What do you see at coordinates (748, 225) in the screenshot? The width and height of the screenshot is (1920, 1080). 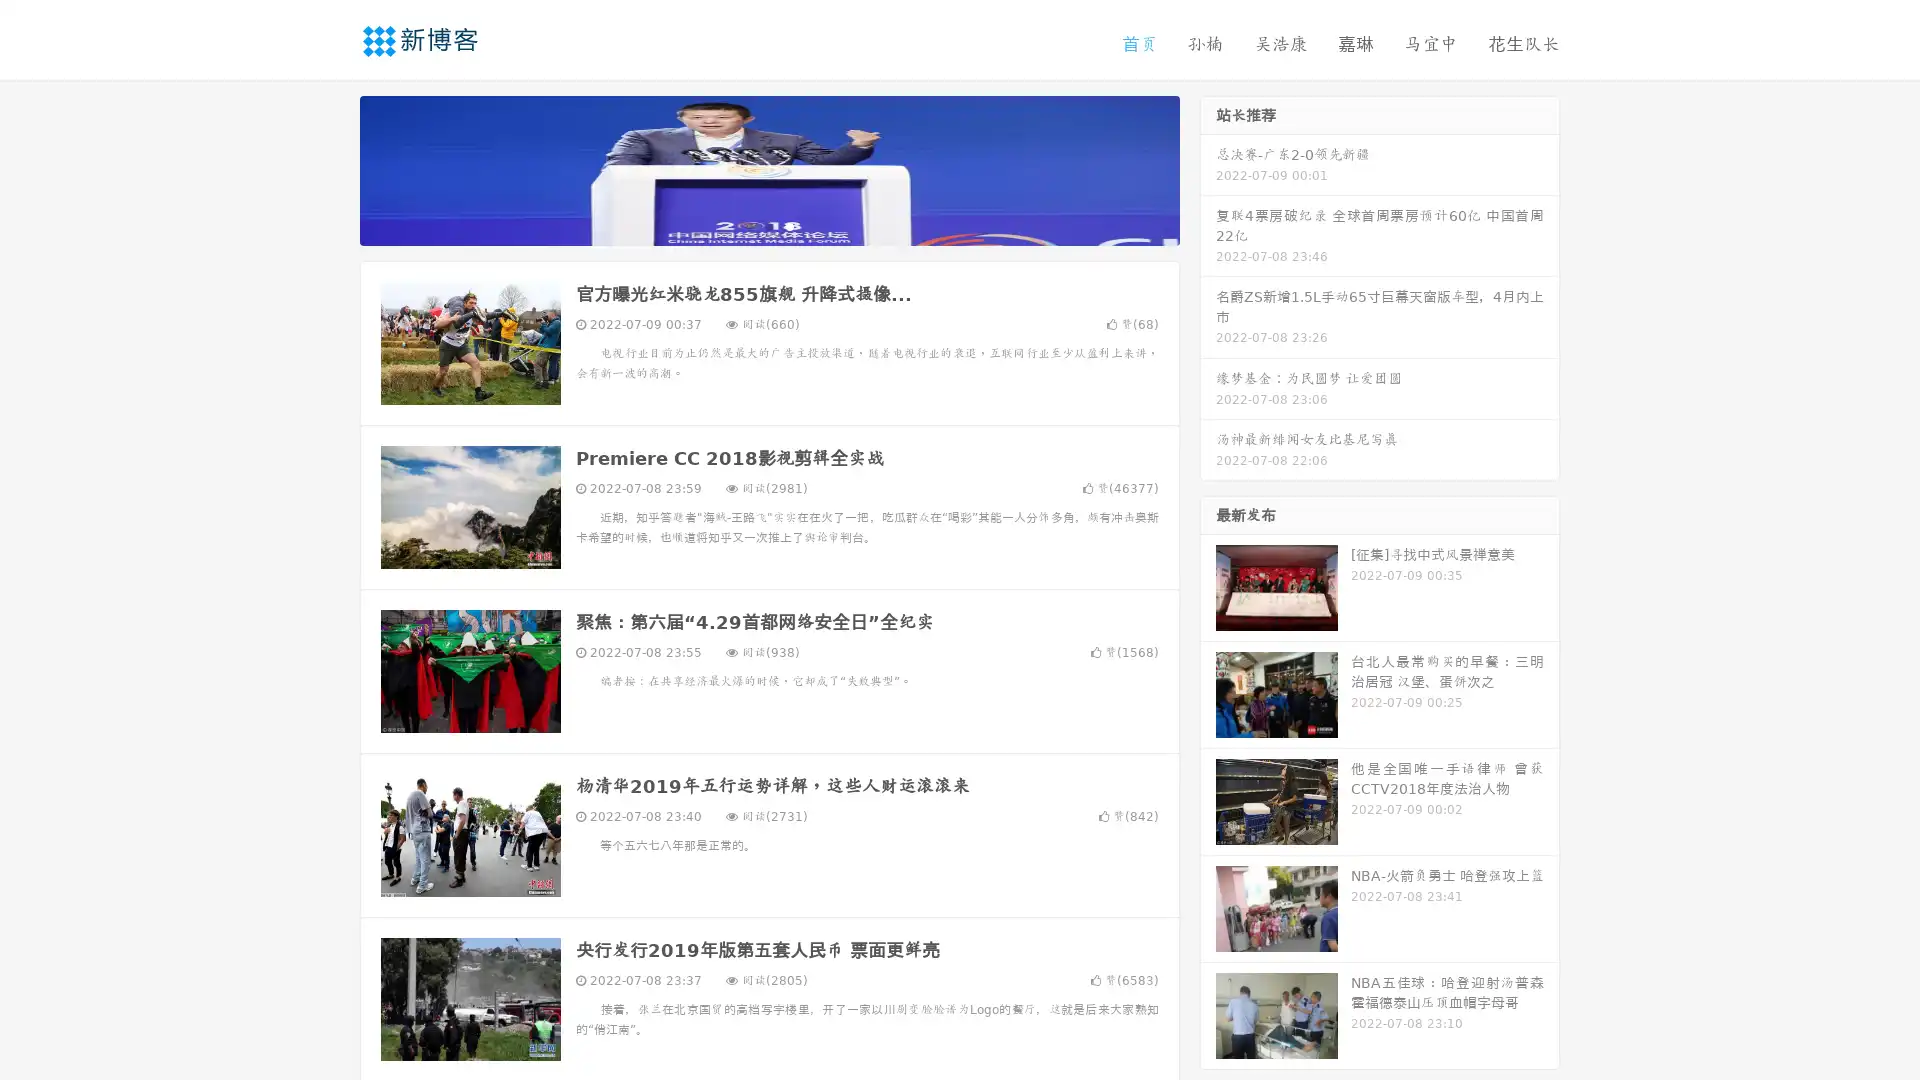 I see `Go to slide 1` at bounding box center [748, 225].